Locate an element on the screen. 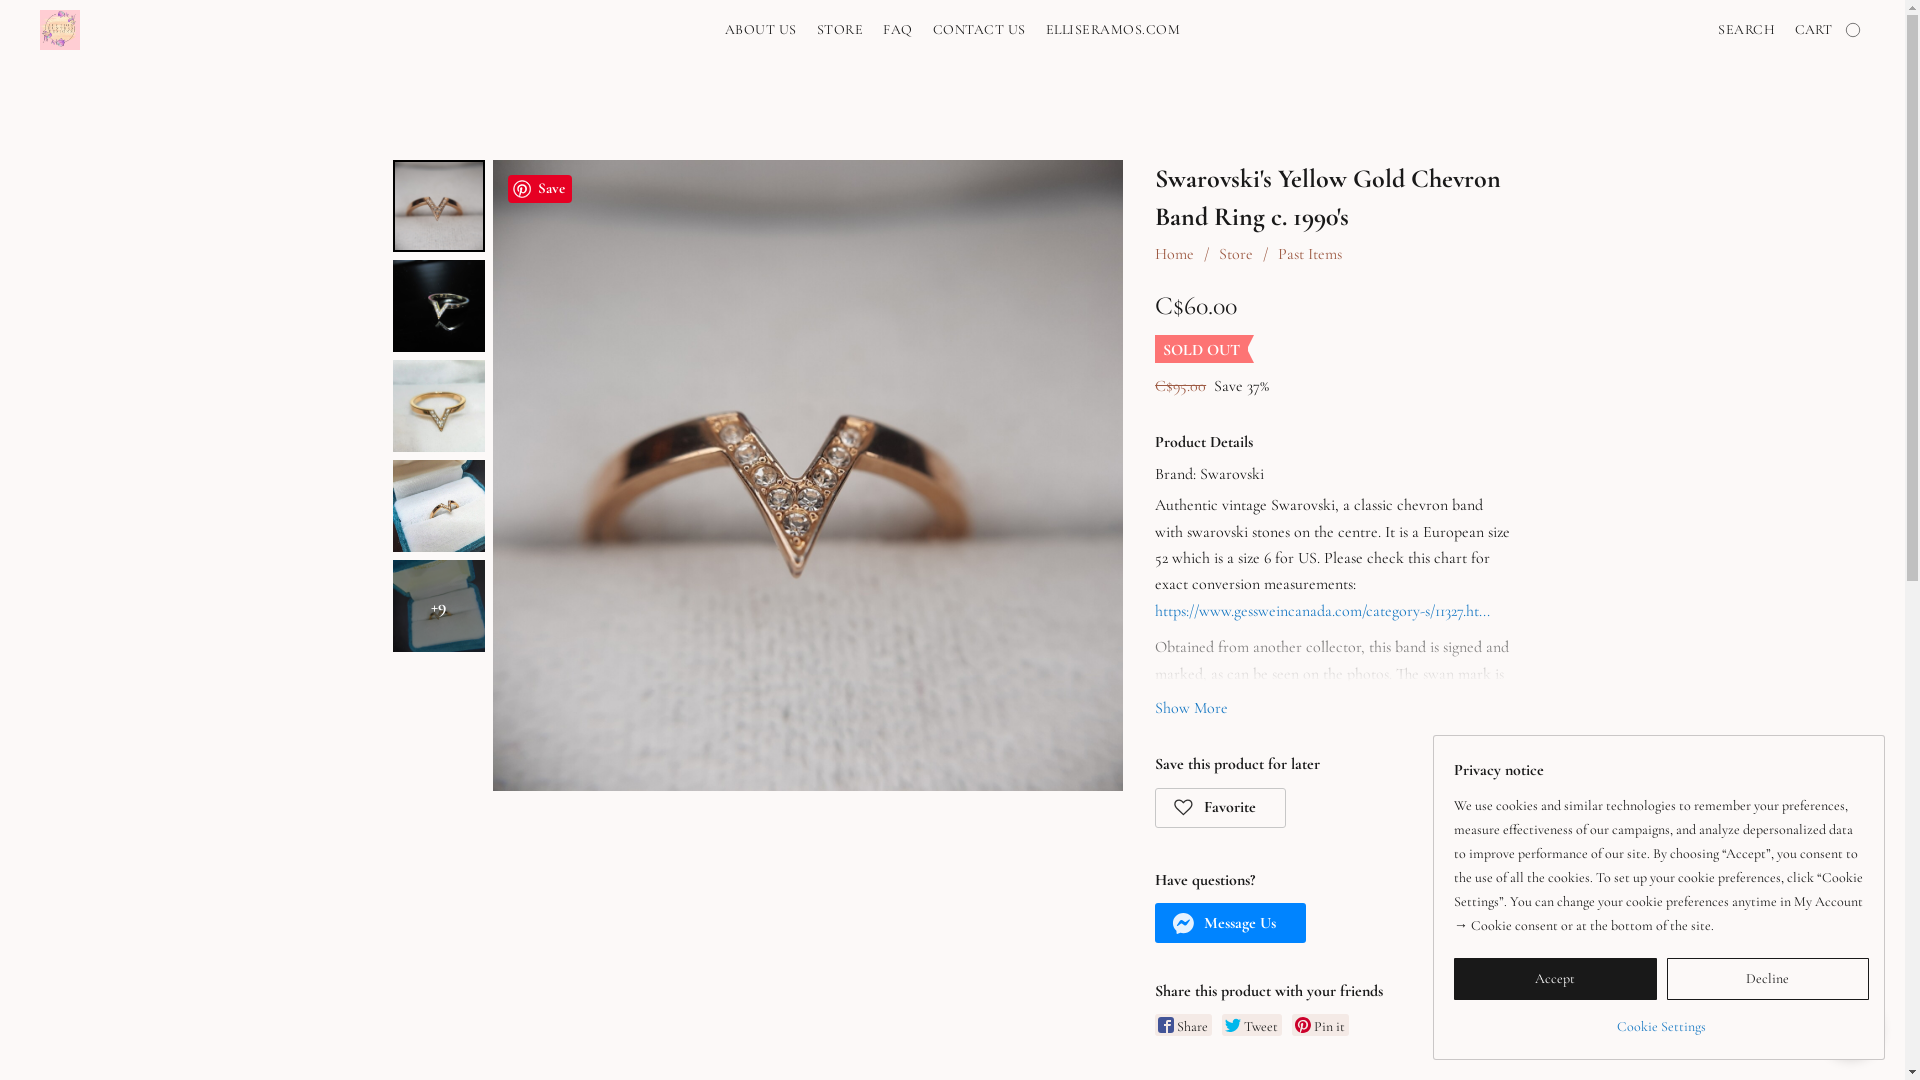 This screenshot has height=1080, width=1920. 'Favorite' is located at coordinates (1155, 806).